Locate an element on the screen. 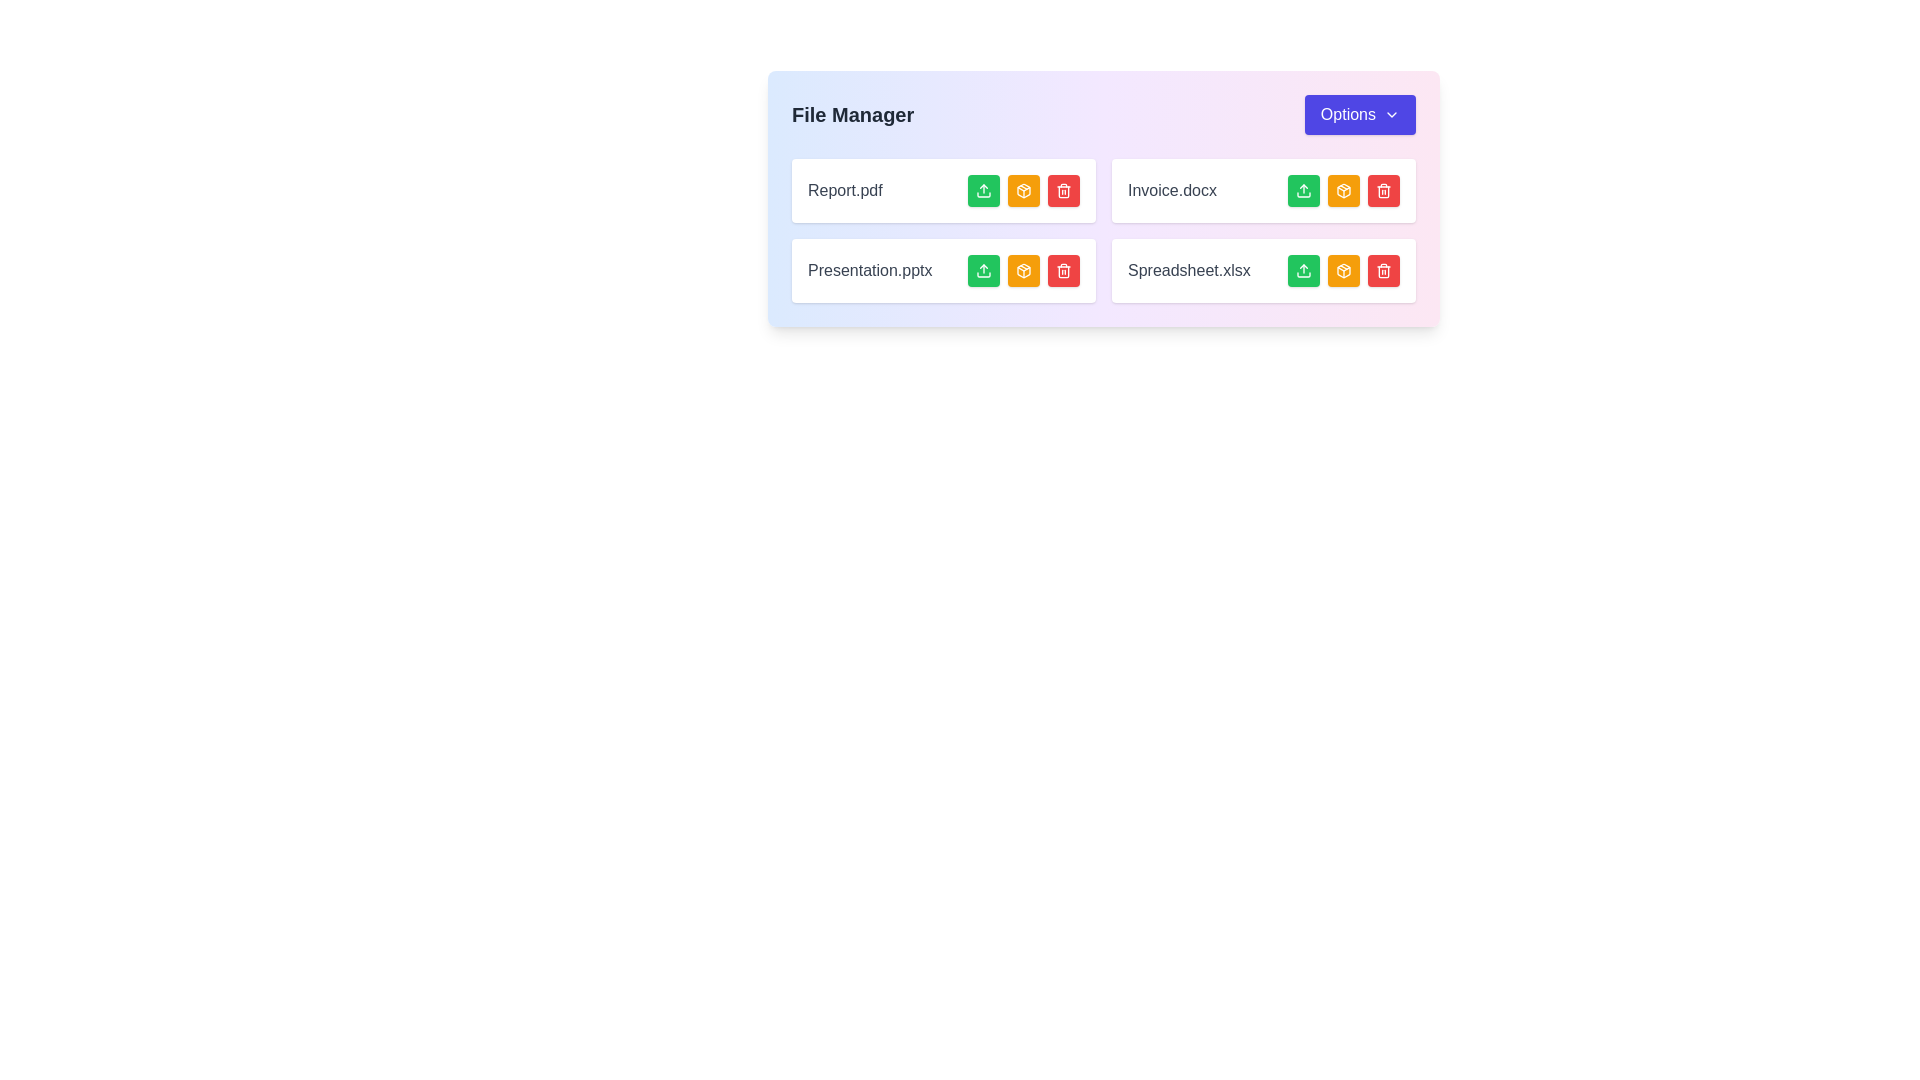 This screenshot has width=1920, height=1080. the delete button represented by an SVG icon in the red button within the 'File Manager' interface is located at coordinates (1382, 191).